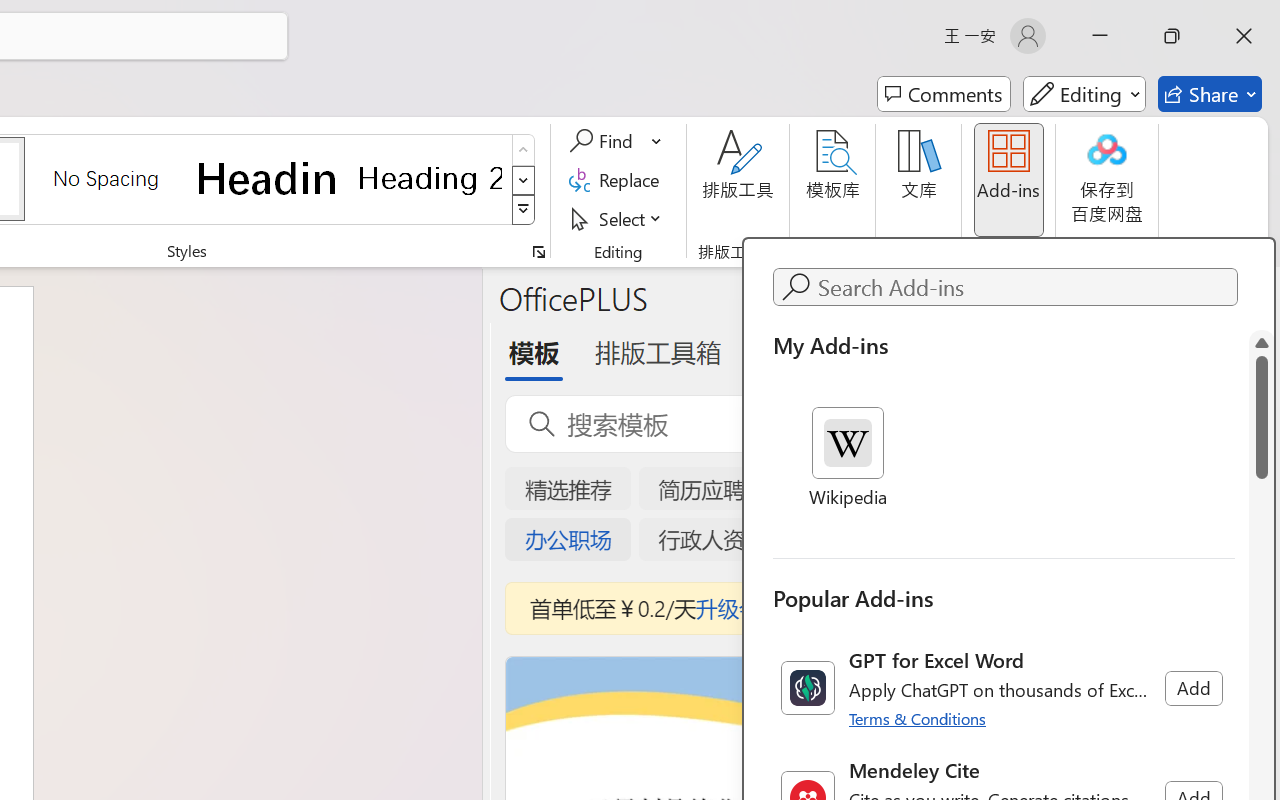  I want to click on 'Terms & Conditions', so click(918, 717).